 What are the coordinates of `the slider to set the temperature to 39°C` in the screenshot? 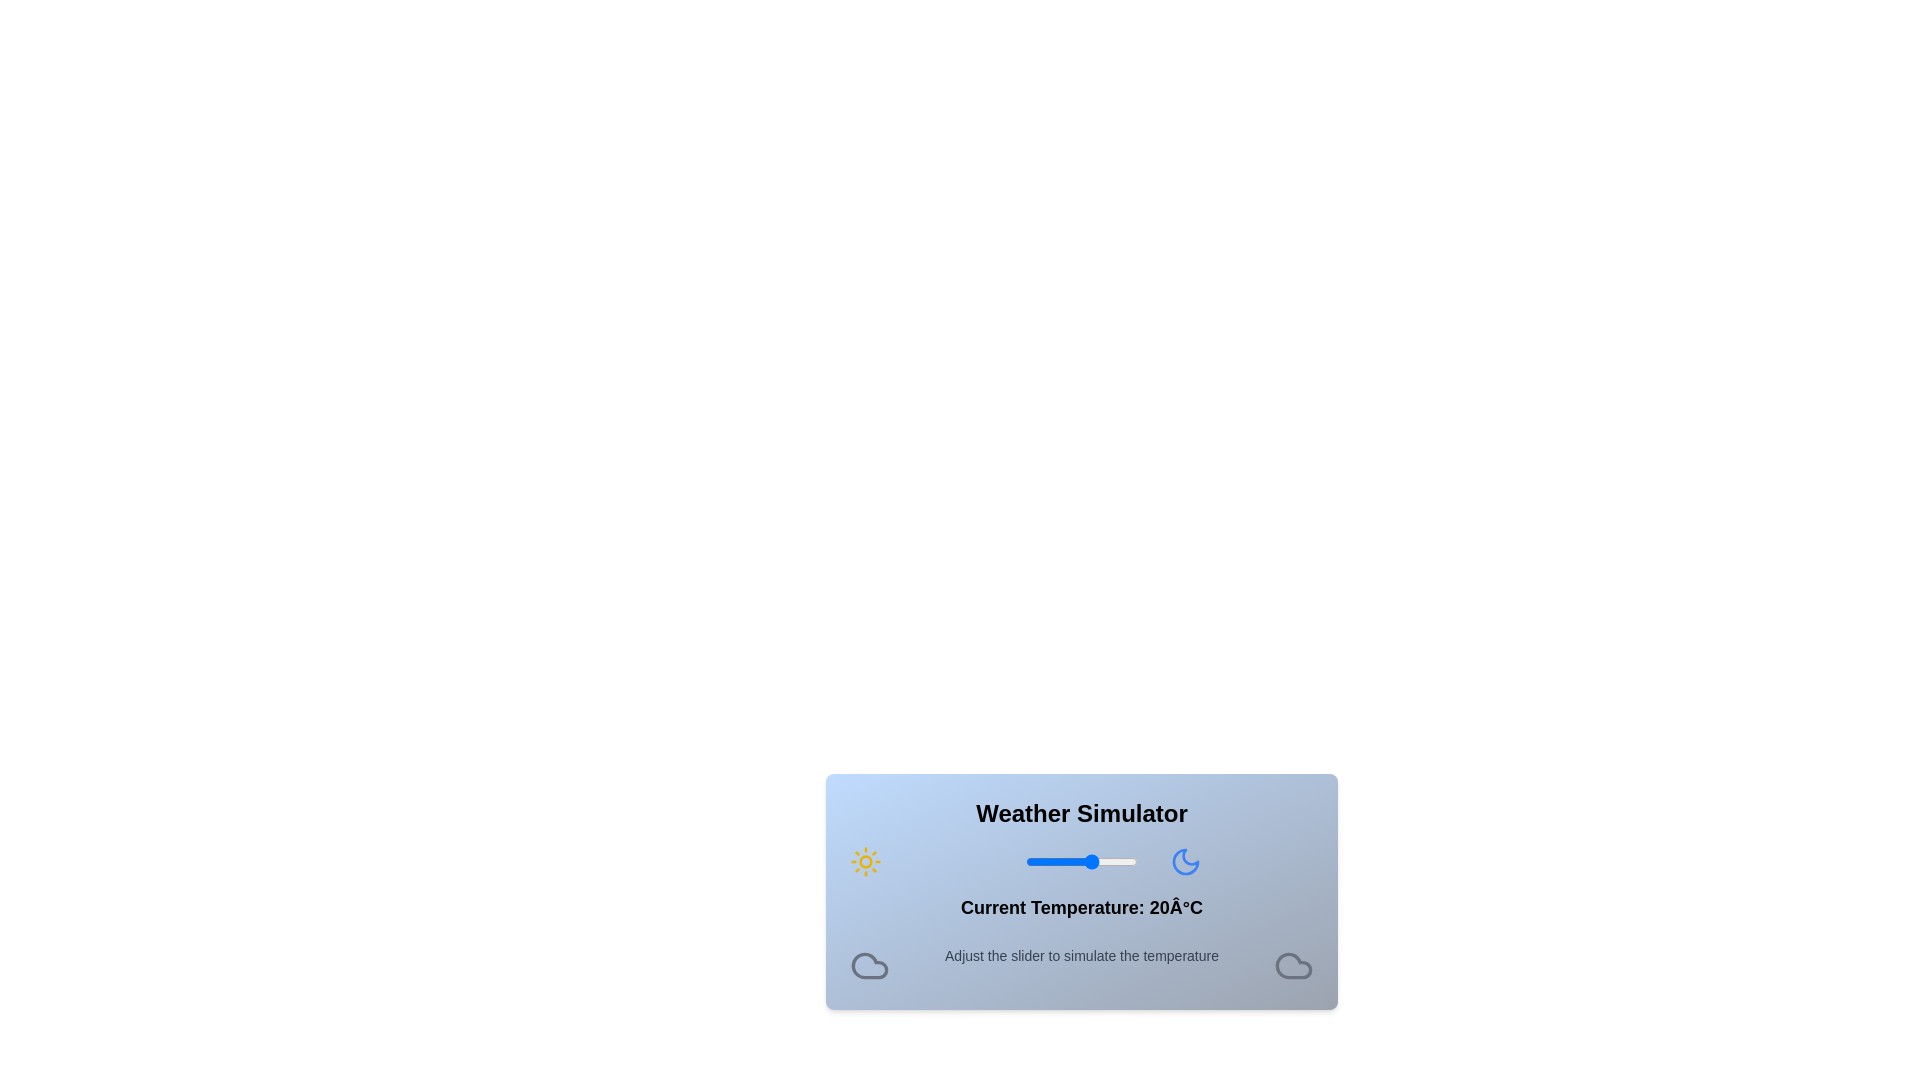 It's located at (1135, 860).